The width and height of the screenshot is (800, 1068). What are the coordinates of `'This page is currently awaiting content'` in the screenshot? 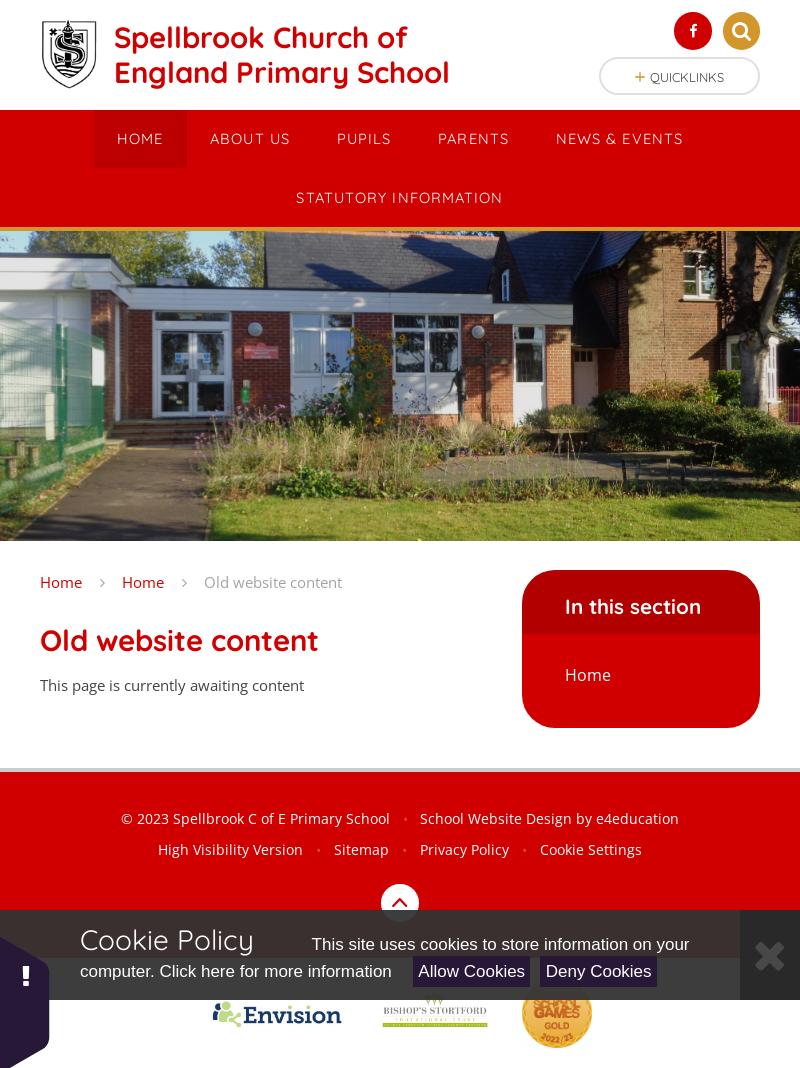 It's located at (171, 683).